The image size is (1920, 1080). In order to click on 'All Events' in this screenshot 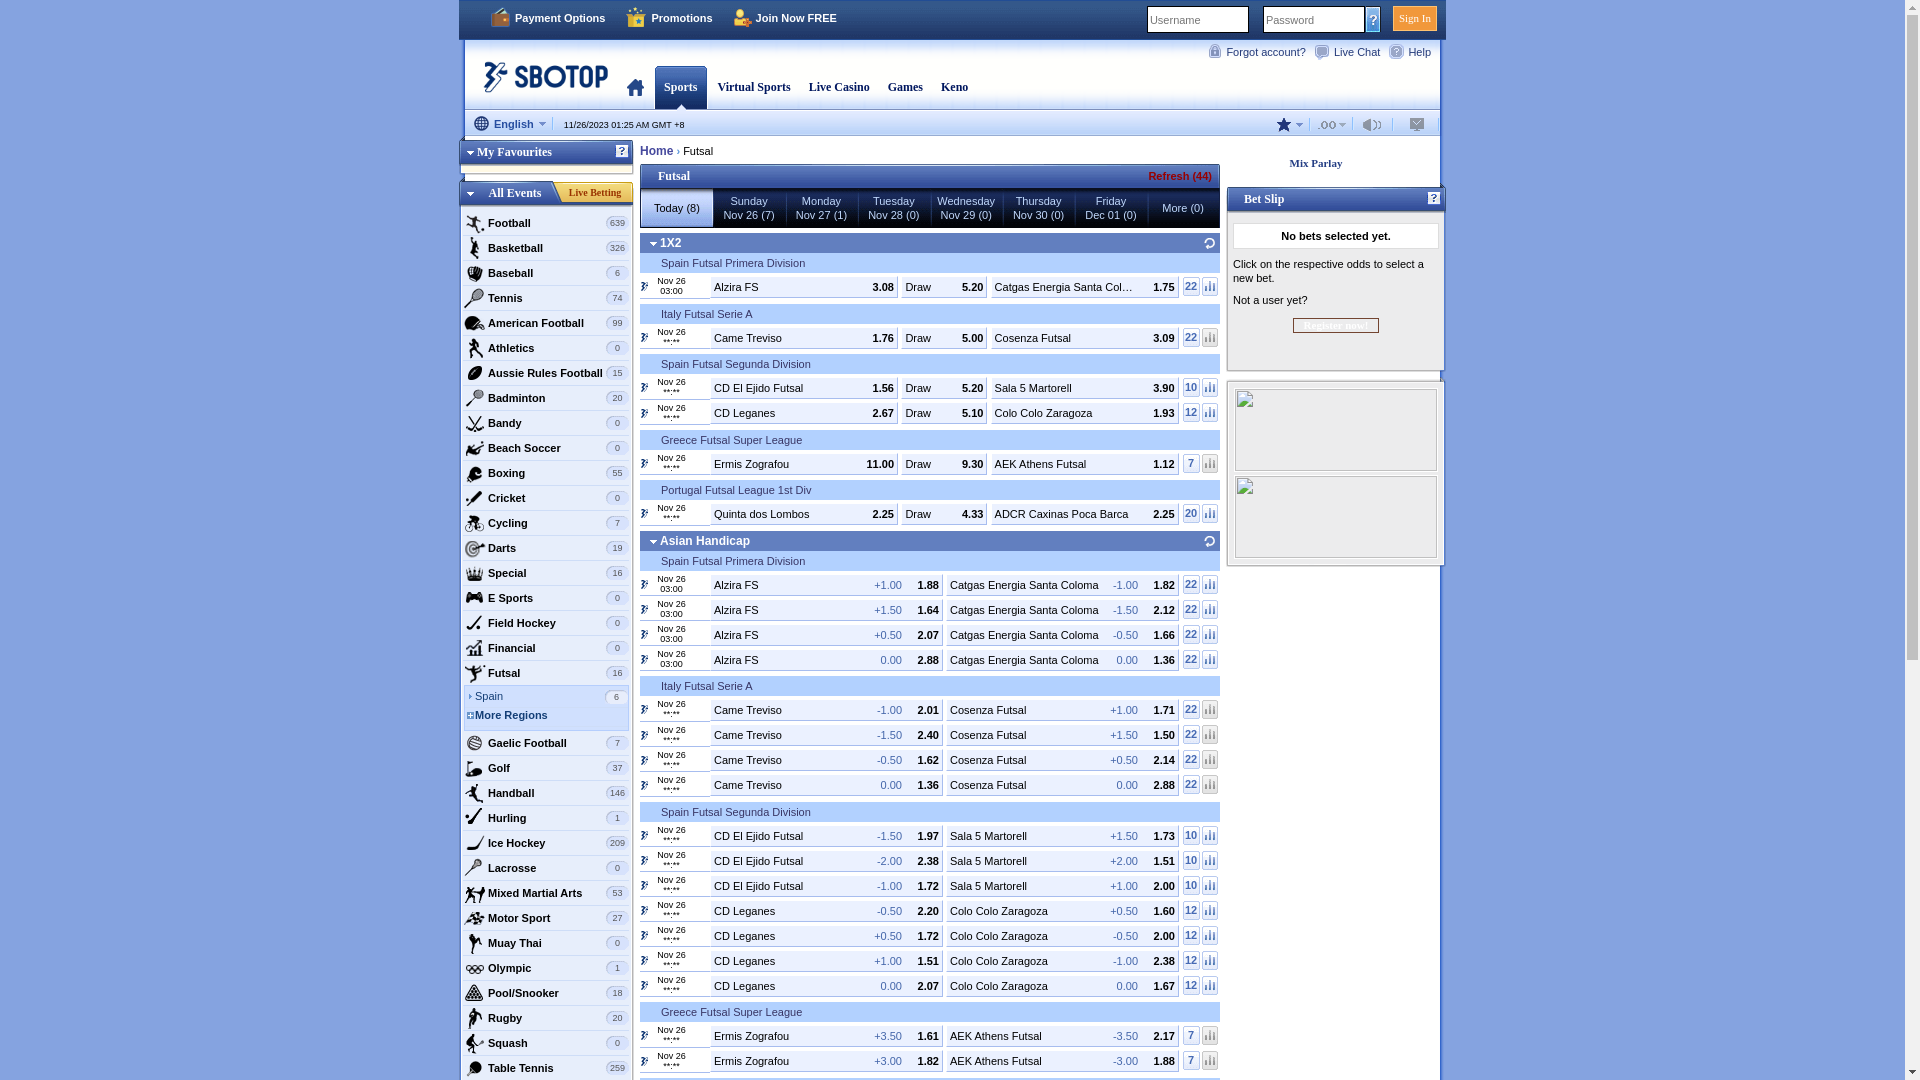, I will do `click(514, 192)`.